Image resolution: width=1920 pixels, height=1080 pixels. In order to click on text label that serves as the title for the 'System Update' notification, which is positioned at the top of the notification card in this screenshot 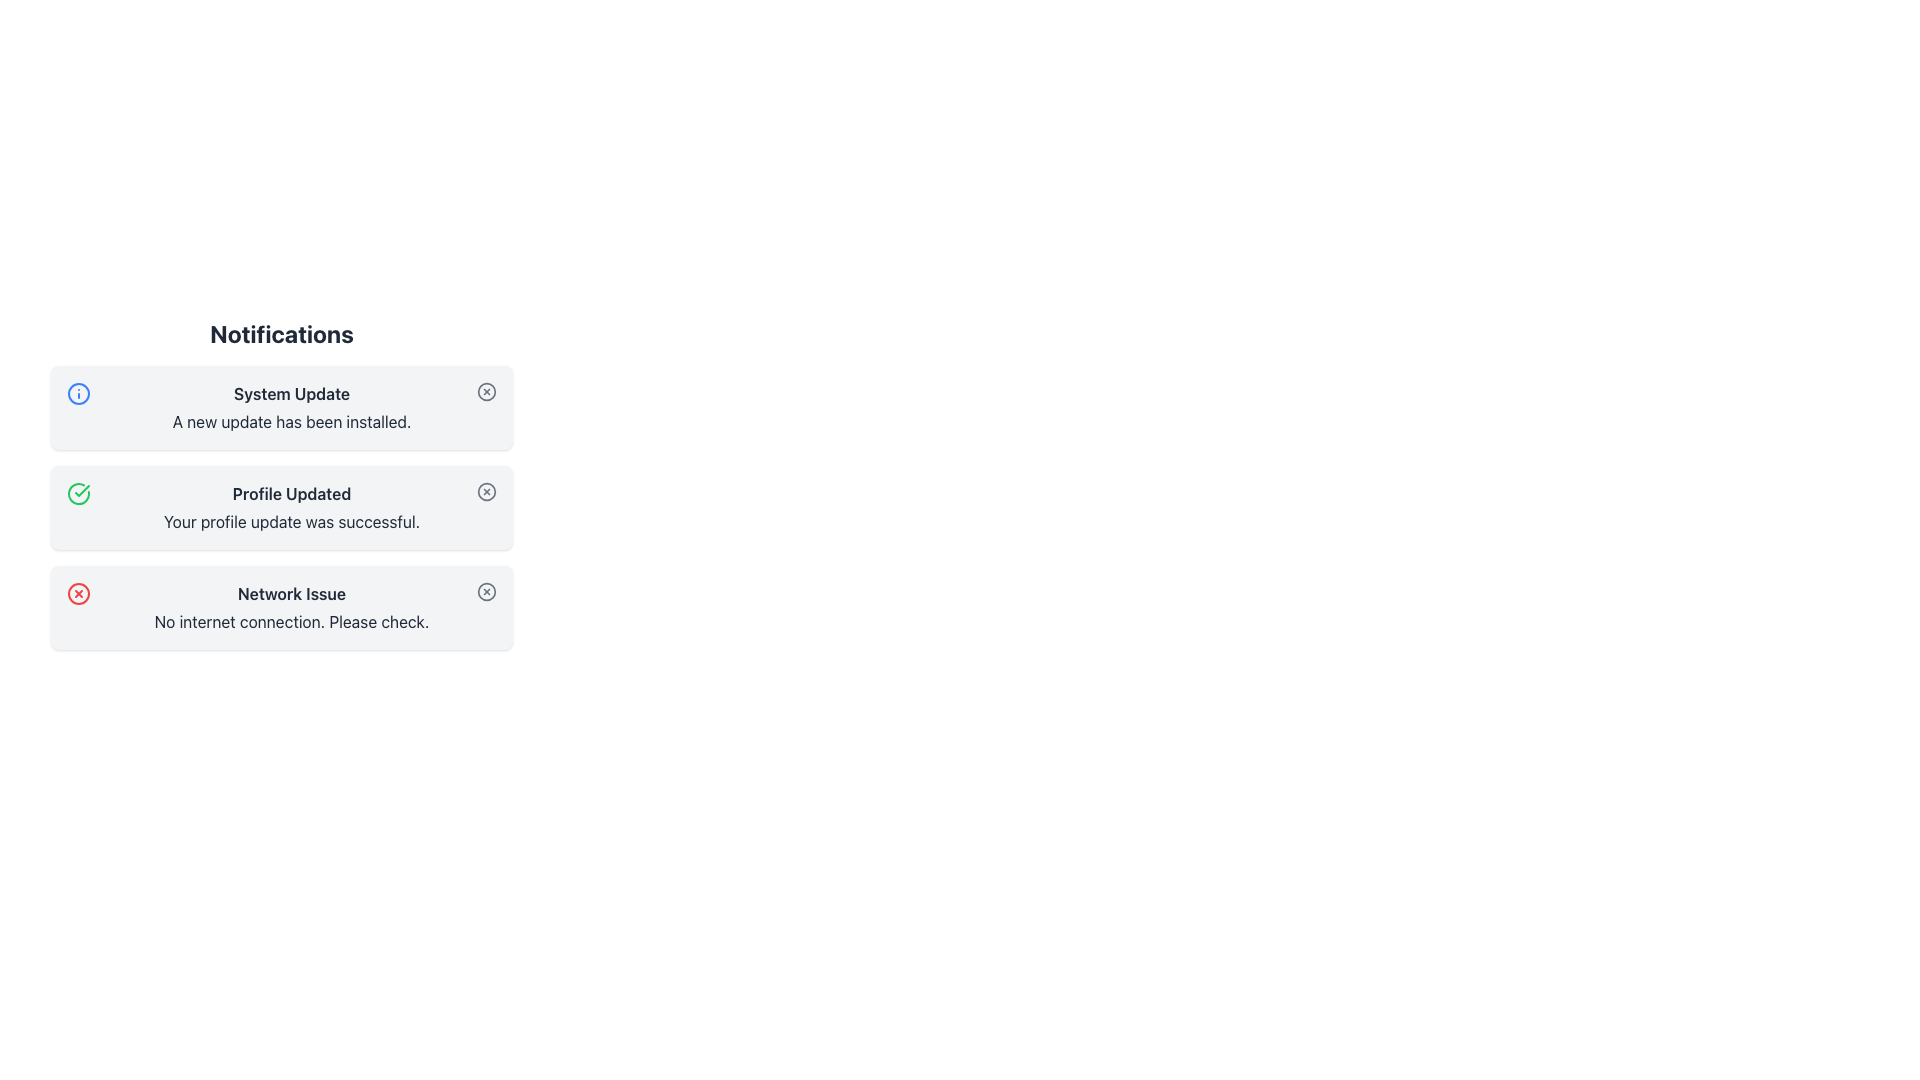, I will do `click(291, 393)`.